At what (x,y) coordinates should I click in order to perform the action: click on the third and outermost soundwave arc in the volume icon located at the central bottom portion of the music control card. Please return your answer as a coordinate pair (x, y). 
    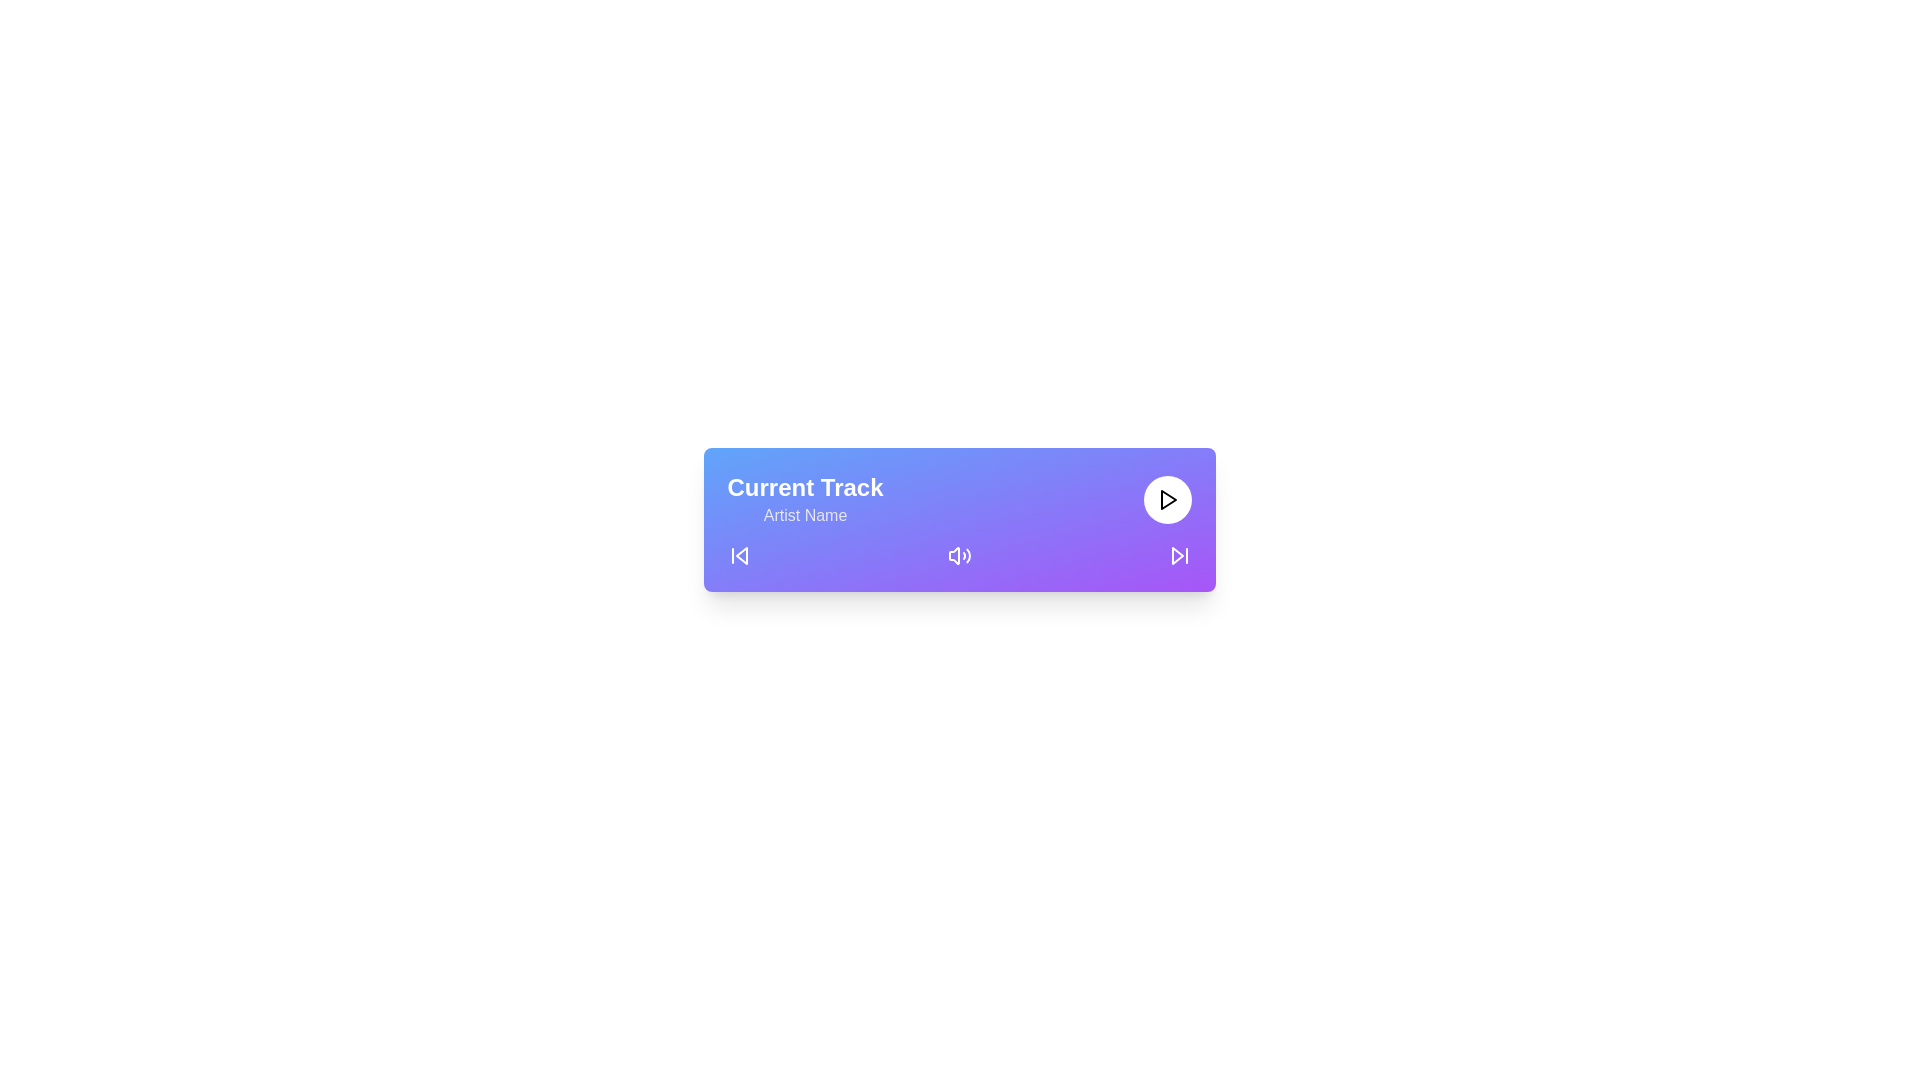
    Looking at the image, I should click on (968, 555).